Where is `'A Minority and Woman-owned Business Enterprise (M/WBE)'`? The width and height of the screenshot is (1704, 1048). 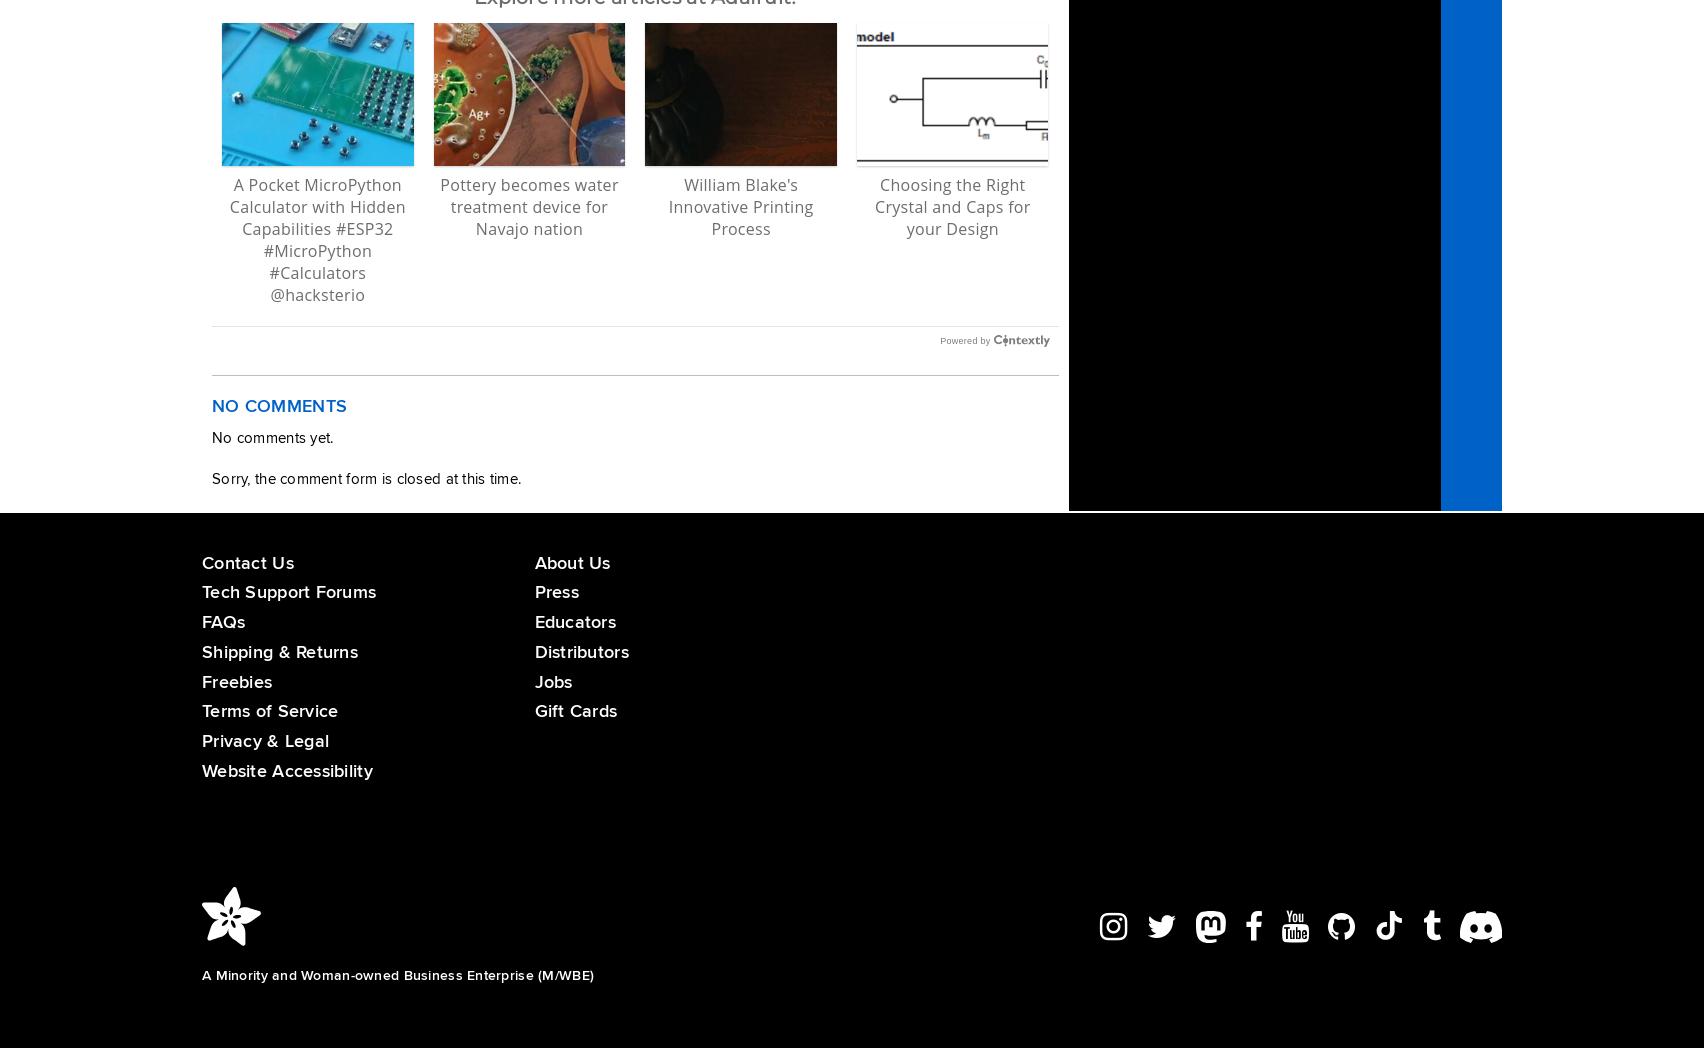
'A Minority and Woman-owned Business Enterprise (M/WBE)' is located at coordinates (397, 973).